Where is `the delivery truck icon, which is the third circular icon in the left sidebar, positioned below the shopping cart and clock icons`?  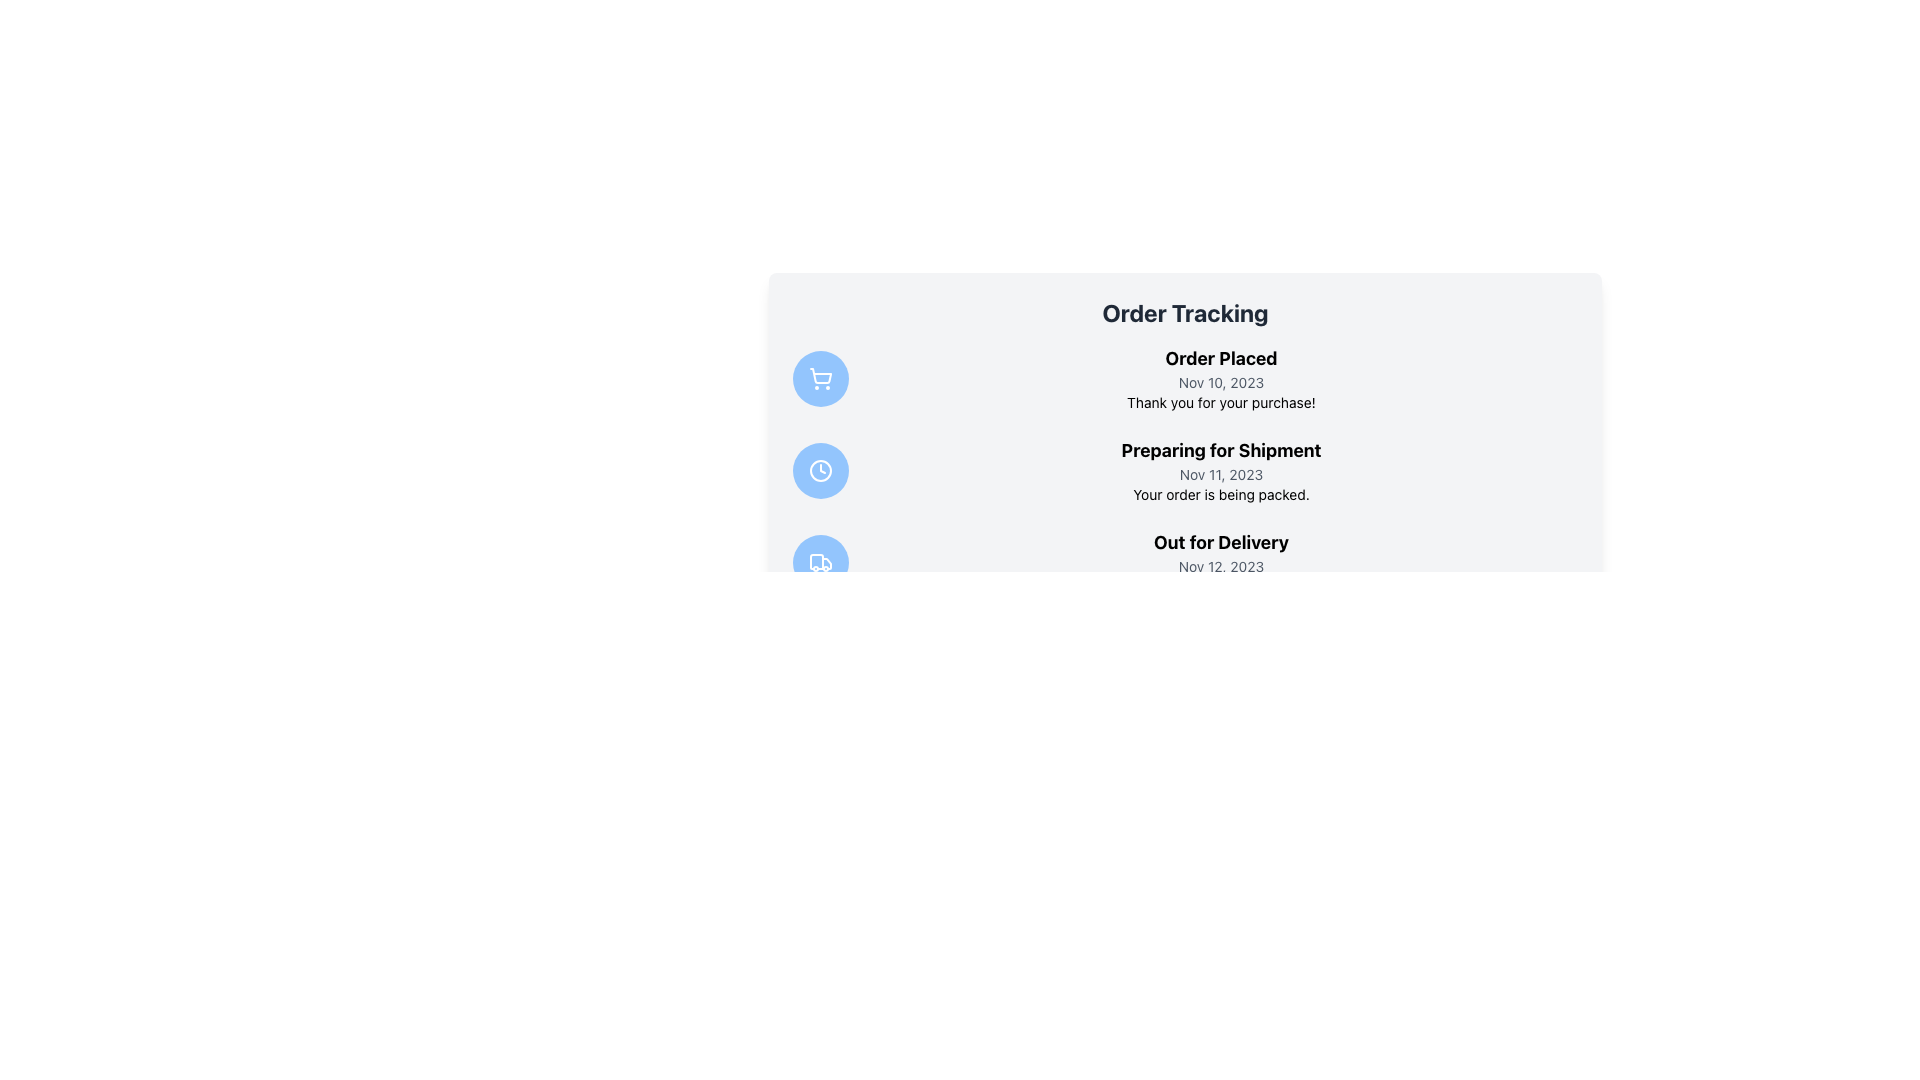
the delivery truck icon, which is the third circular icon in the left sidebar, positioned below the shopping cart and clock icons is located at coordinates (820, 563).